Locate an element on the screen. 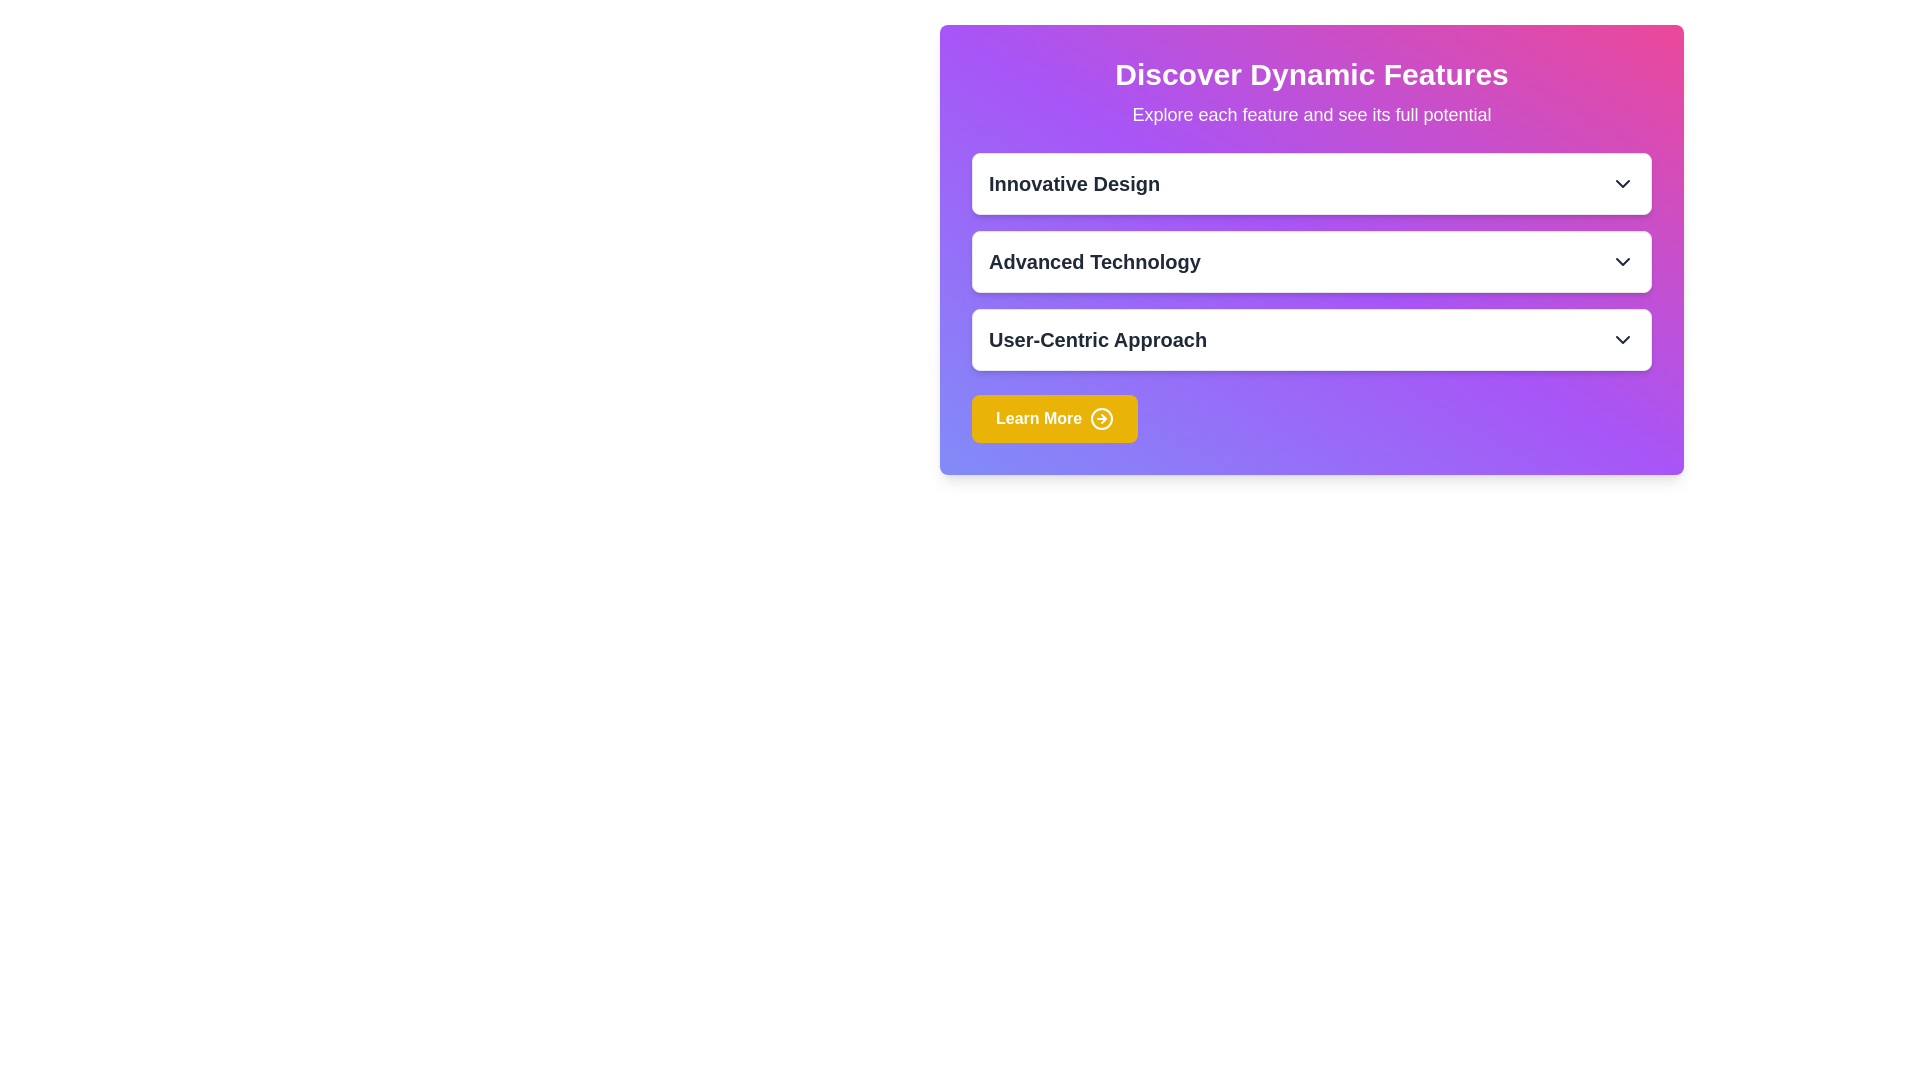 The width and height of the screenshot is (1920, 1080). the second dropdown selection item labeled 'Advanced Technology' is located at coordinates (1311, 261).